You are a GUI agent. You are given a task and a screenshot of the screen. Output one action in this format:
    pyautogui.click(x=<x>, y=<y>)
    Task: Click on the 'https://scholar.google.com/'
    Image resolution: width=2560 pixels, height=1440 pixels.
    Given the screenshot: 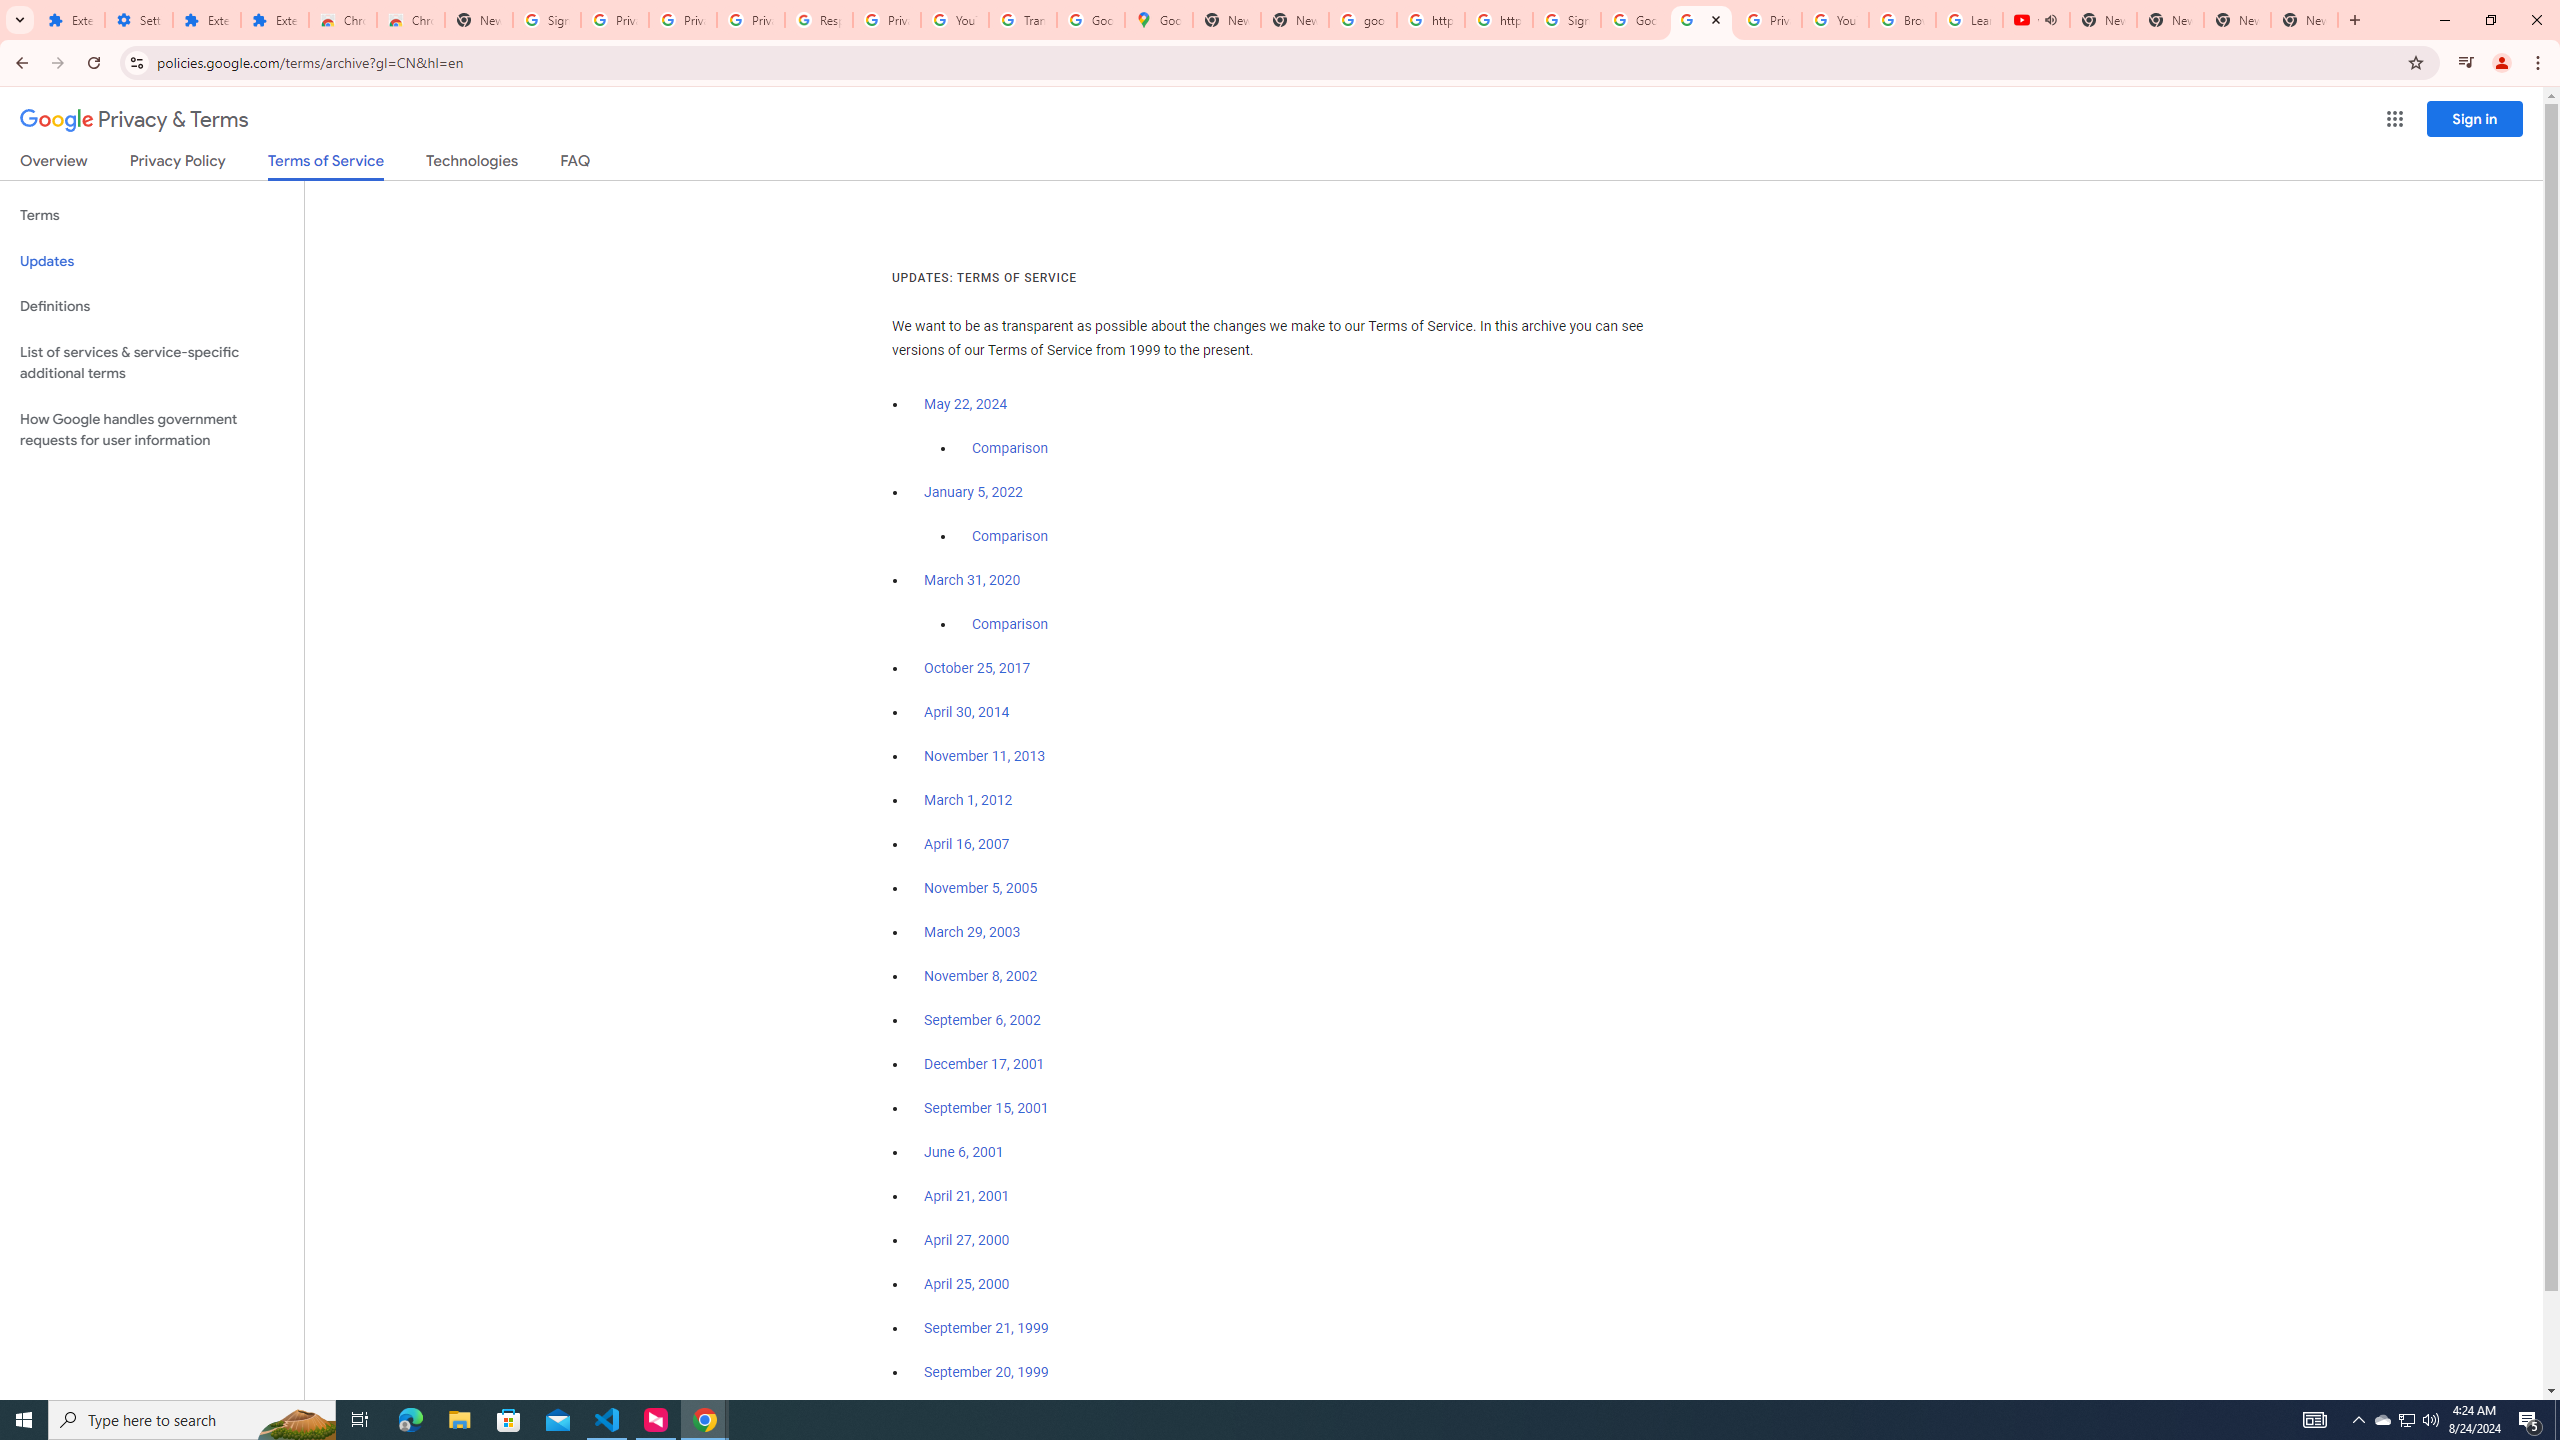 What is the action you would take?
    pyautogui.click(x=1497, y=19)
    